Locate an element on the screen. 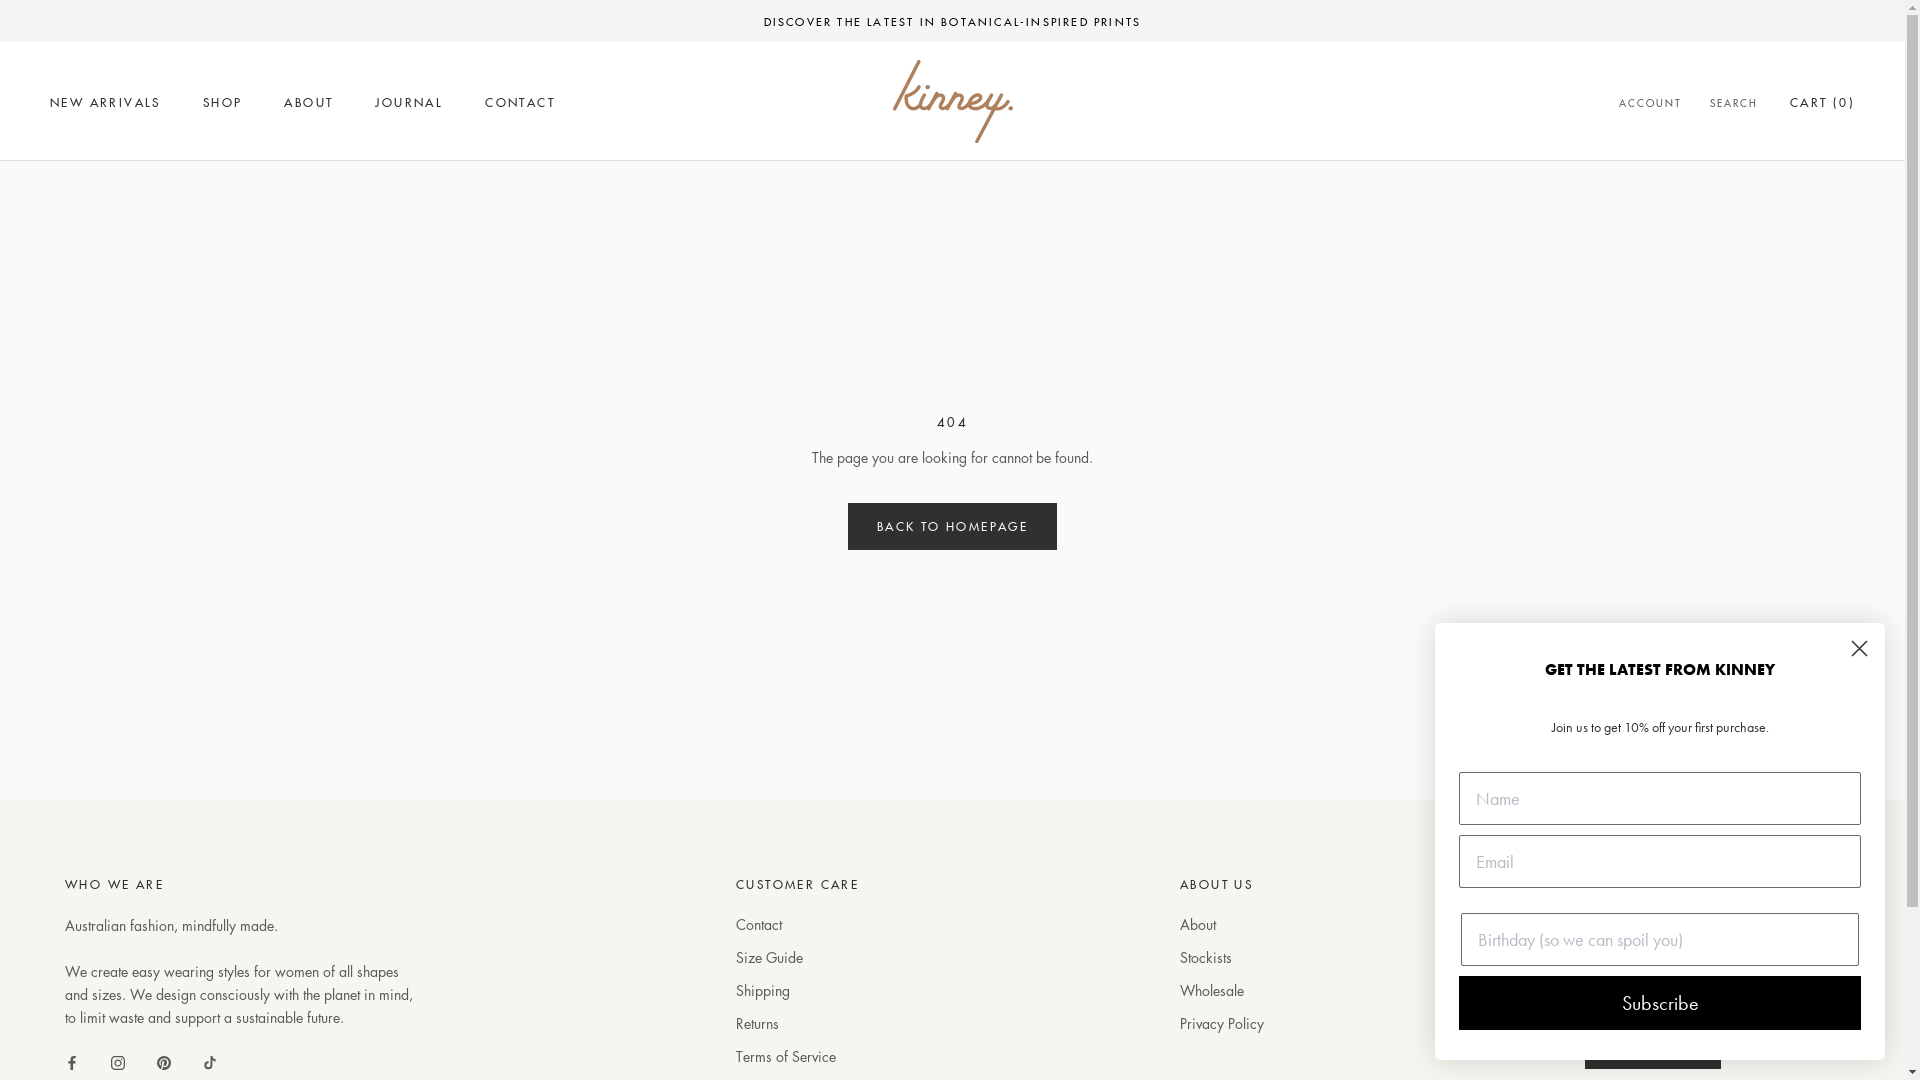  'CART (0)' is located at coordinates (1822, 102).